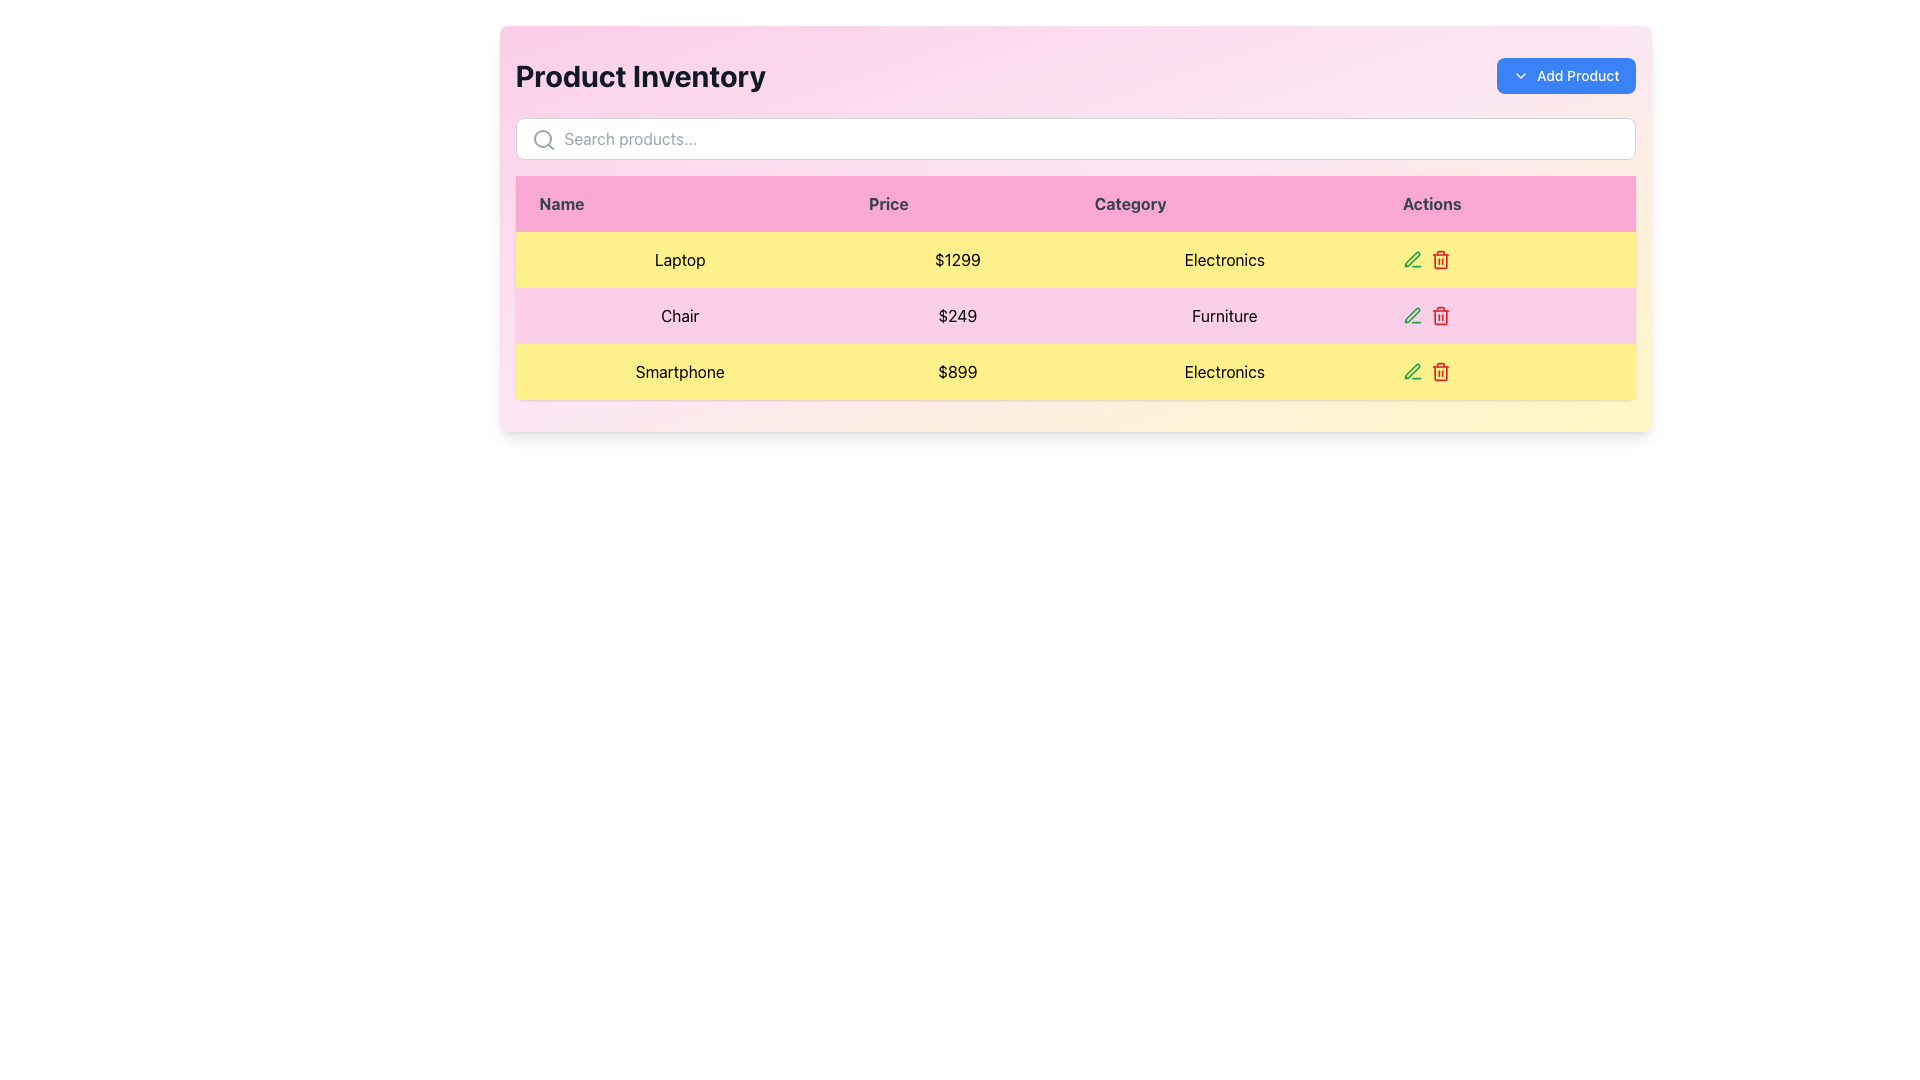 This screenshot has height=1080, width=1920. Describe the element at coordinates (543, 138) in the screenshot. I see `the search icon located at the leftmost position within the search input field, immediately to the left of the input text placeholder 'Search products...'` at that location.